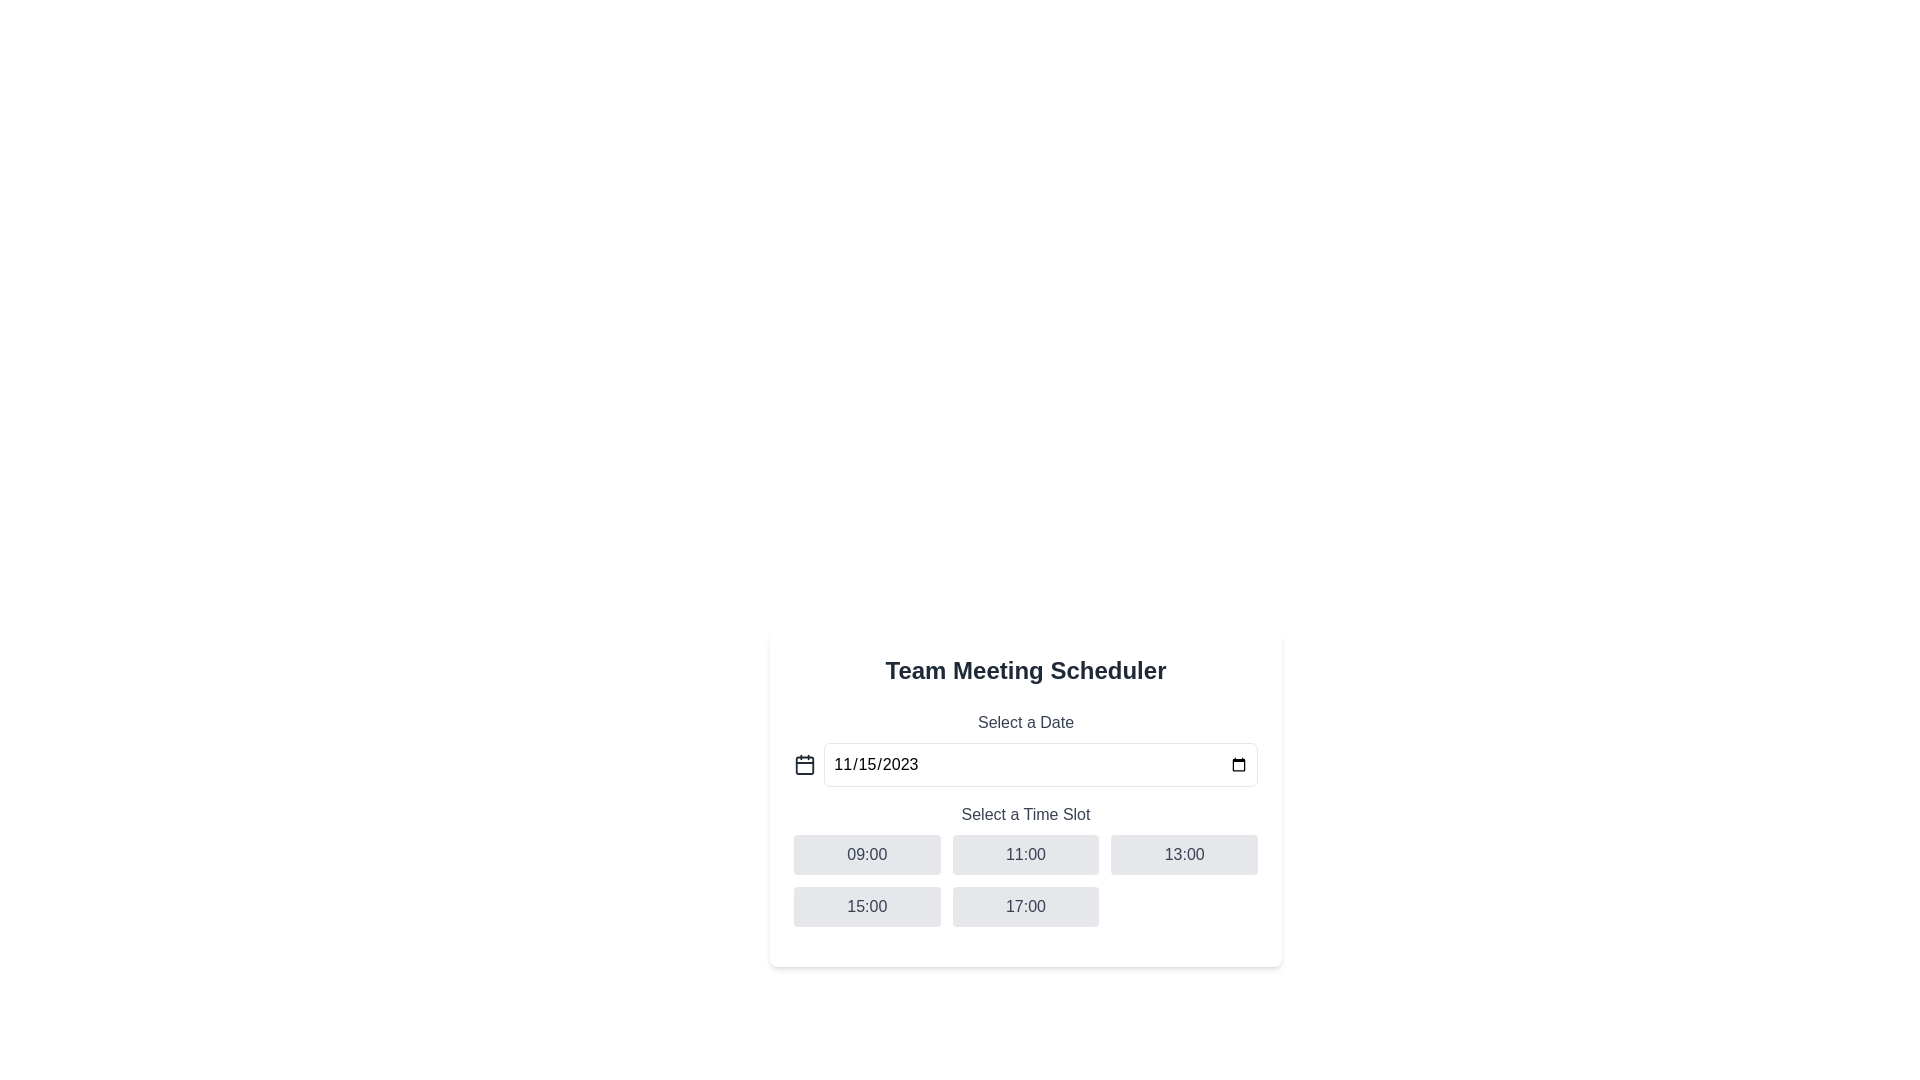 The width and height of the screenshot is (1920, 1080). Describe the element at coordinates (805, 764) in the screenshot. I see `the calendar icon, which is a minimalistic vector graphic with a rectangular outline and two top tabs, to trigger tooltip or highlight effects` at that location.